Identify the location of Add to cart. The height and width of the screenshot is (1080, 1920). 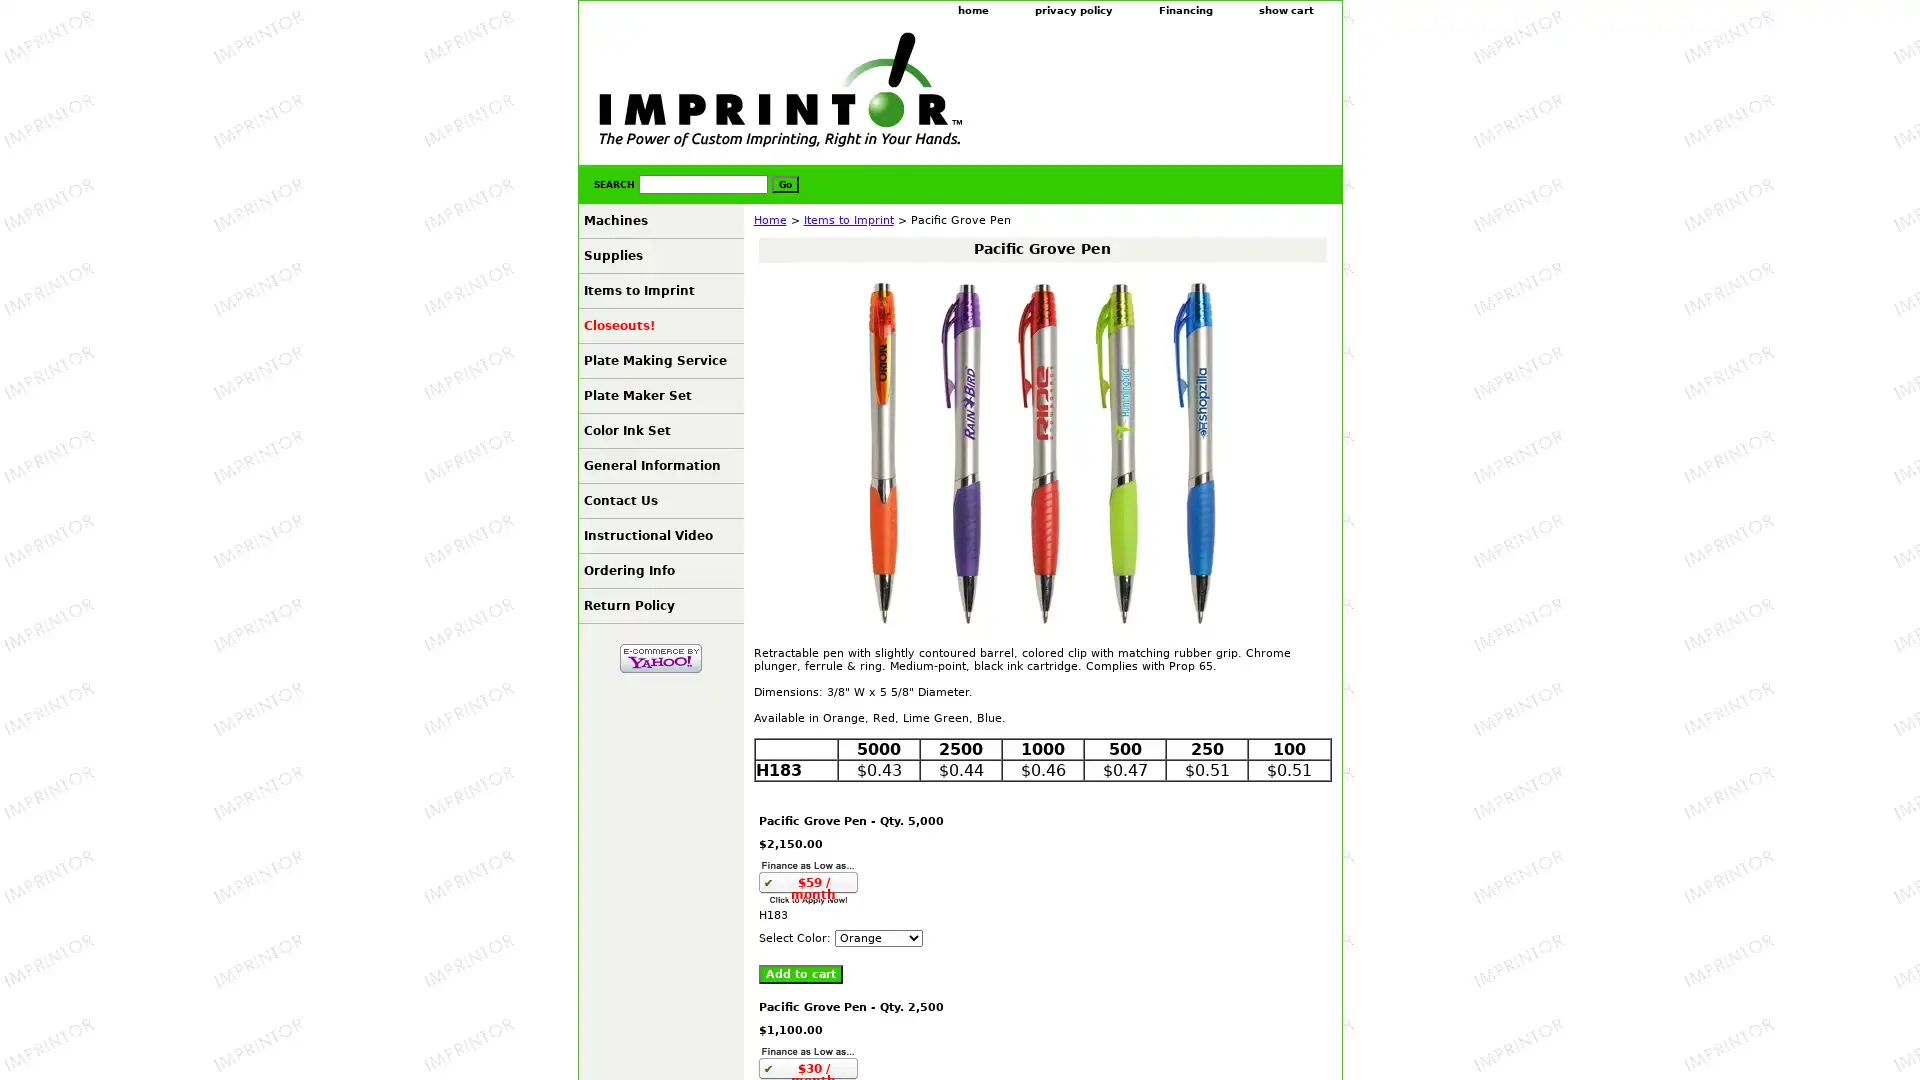
(800, 973).